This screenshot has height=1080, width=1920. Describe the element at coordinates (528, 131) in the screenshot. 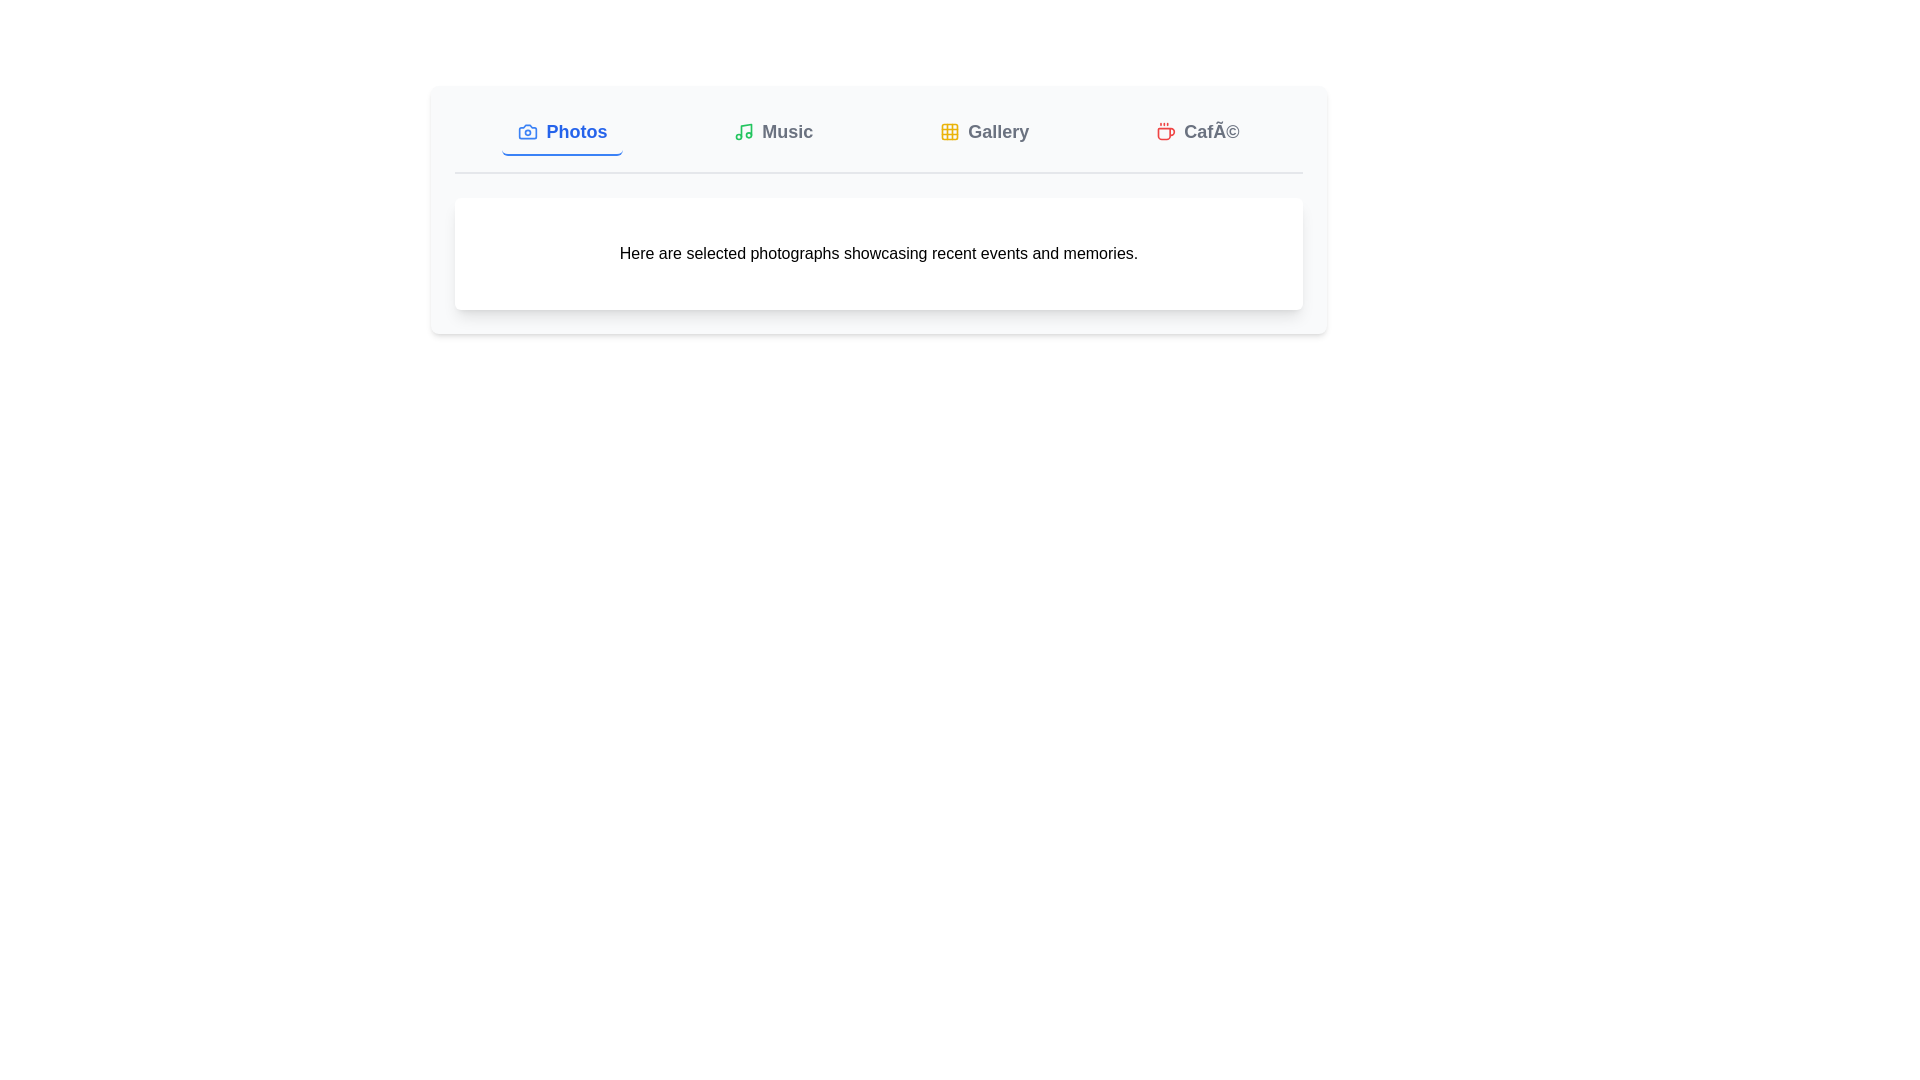

I see `the camera icon` at that location.